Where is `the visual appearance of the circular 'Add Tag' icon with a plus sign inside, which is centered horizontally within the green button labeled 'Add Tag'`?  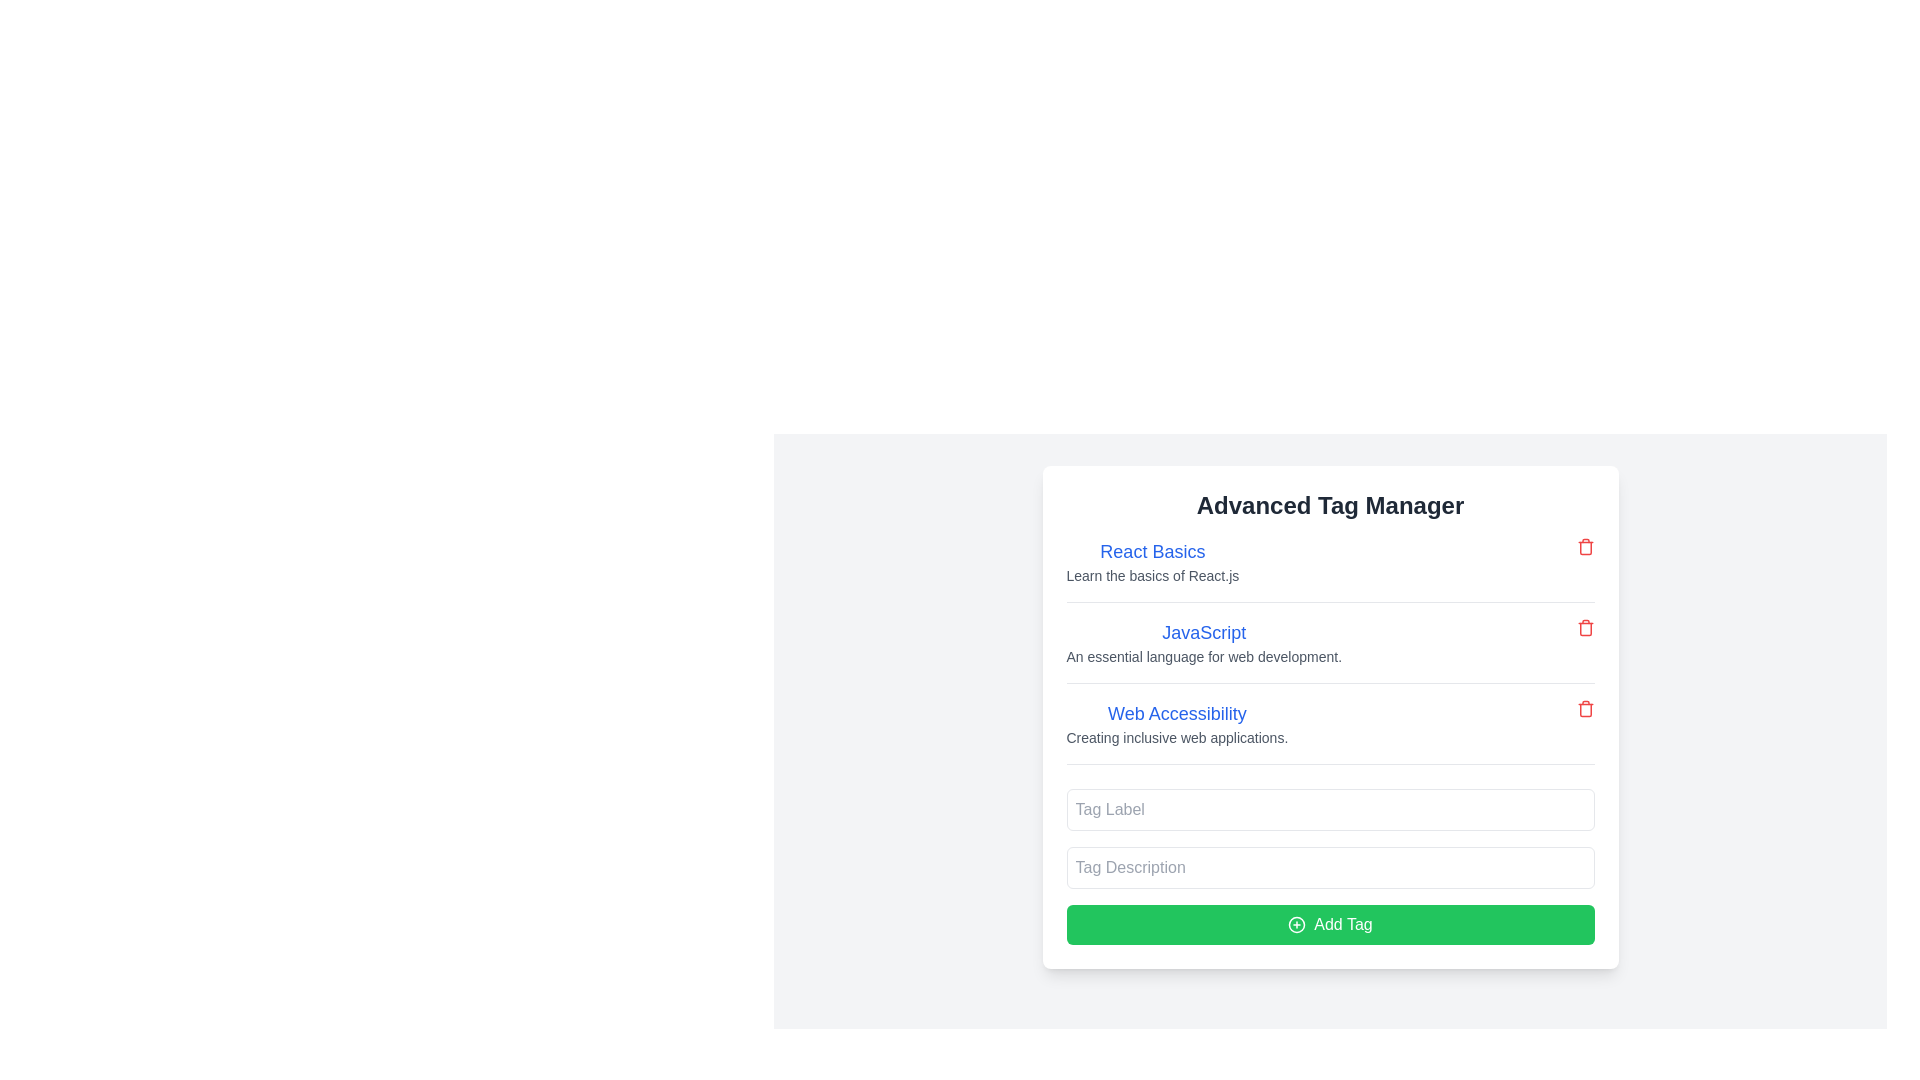
the visual appearance of the circular 'Add Tag' icon with a plus sign inside, which is centered horizontally within the green button labeled 'Add Tag' is located at coordinates (1297, 925).